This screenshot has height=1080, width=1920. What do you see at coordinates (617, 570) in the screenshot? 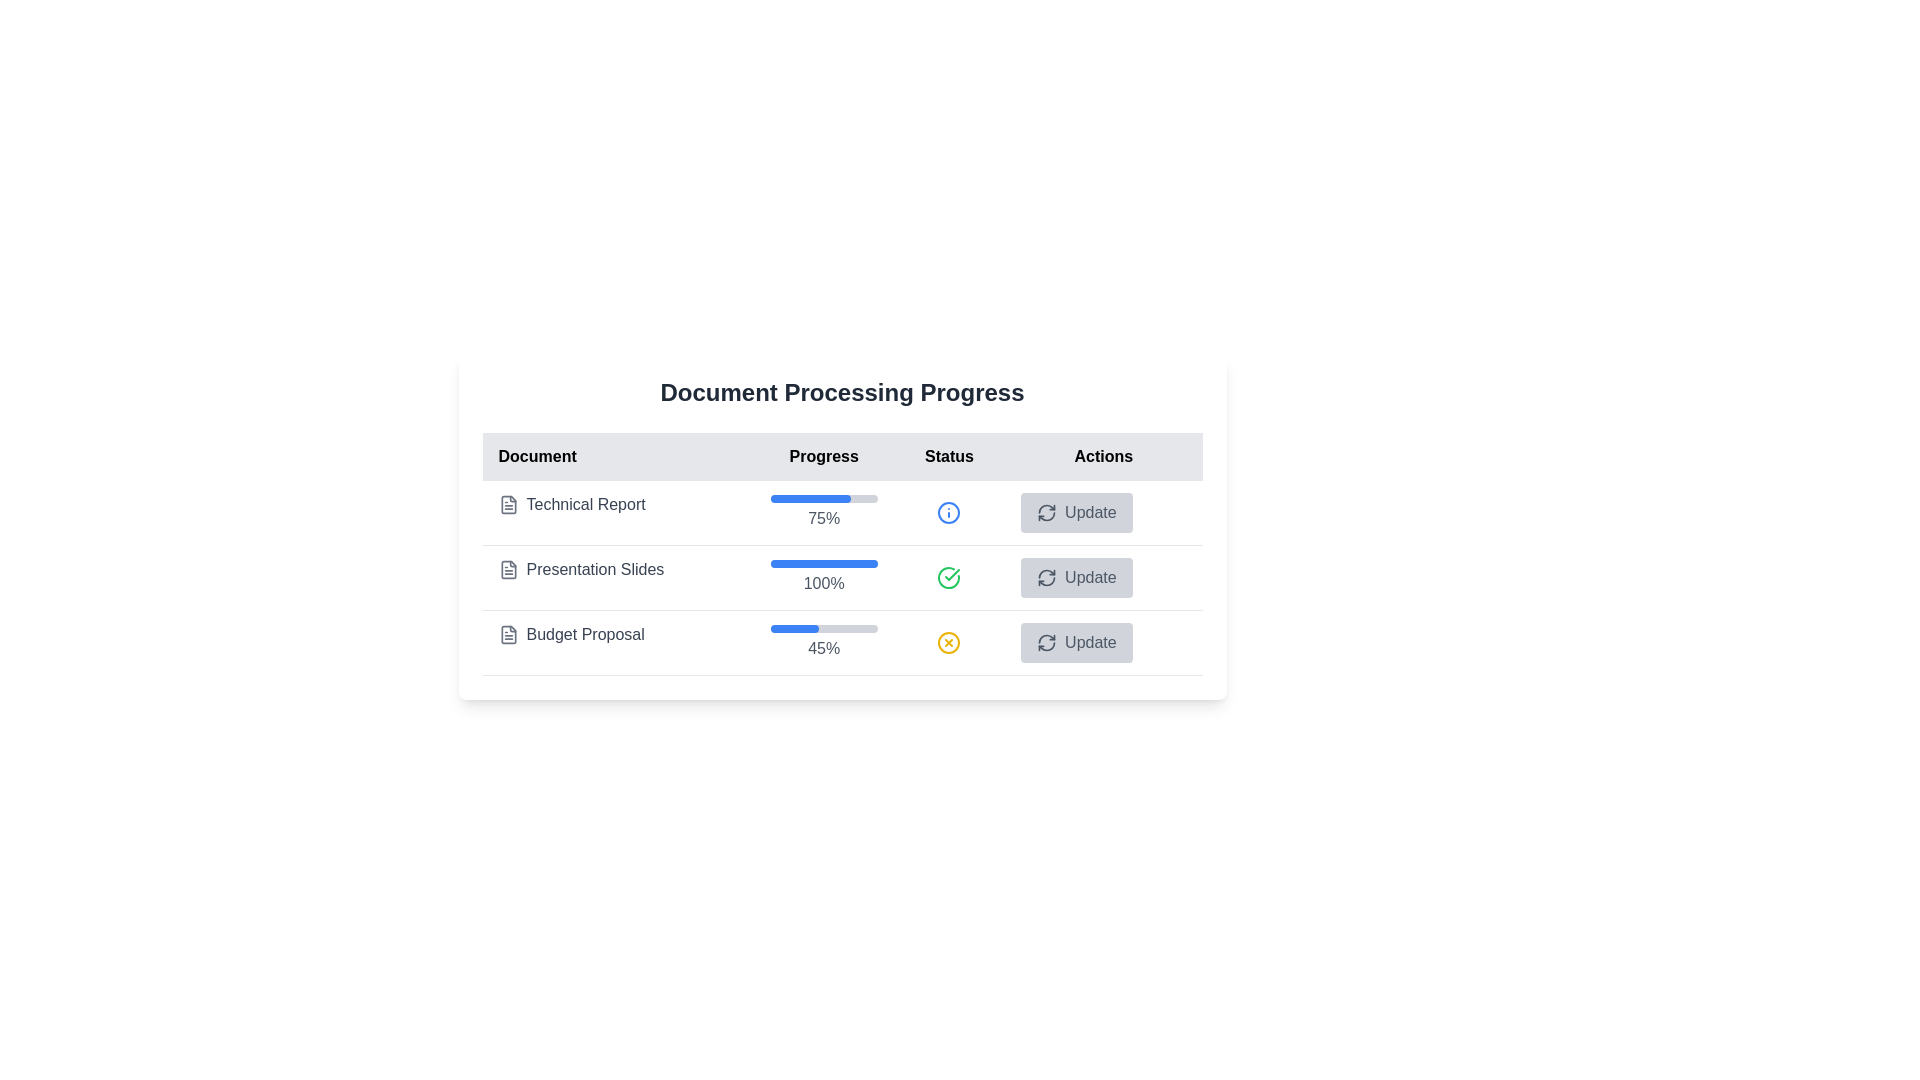
I see `the 'Presentation Slides' label with icon representation, which displays a document icon and is located in the second row under the 'Document' column` at bounding box center [617, 570].